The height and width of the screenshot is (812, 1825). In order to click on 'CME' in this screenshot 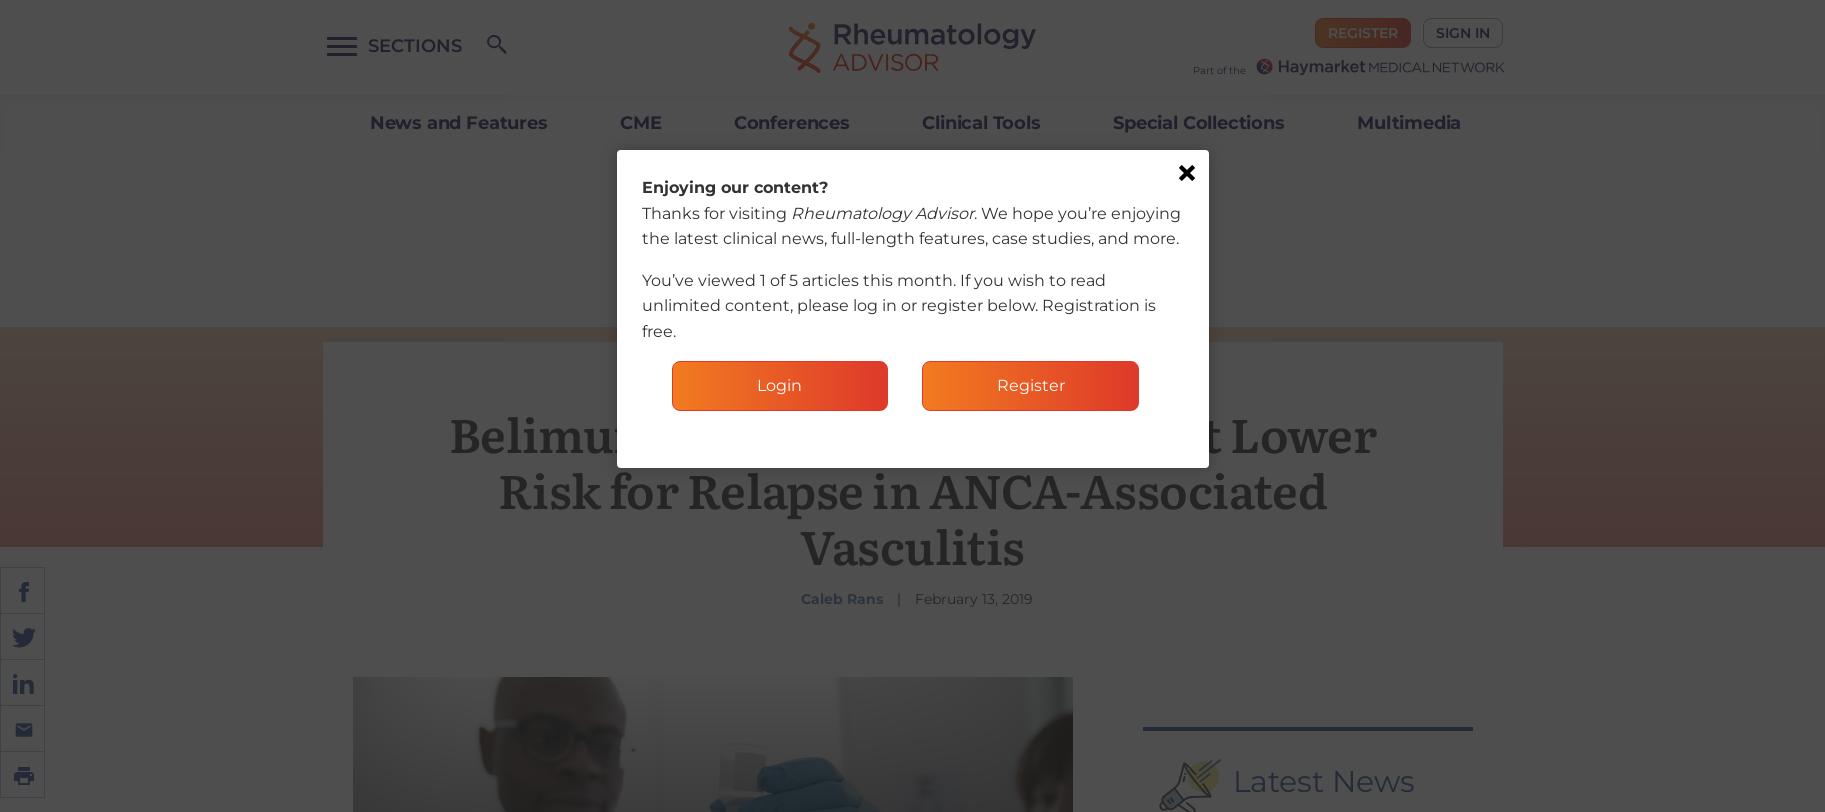, I will do `click(640, 123)`.